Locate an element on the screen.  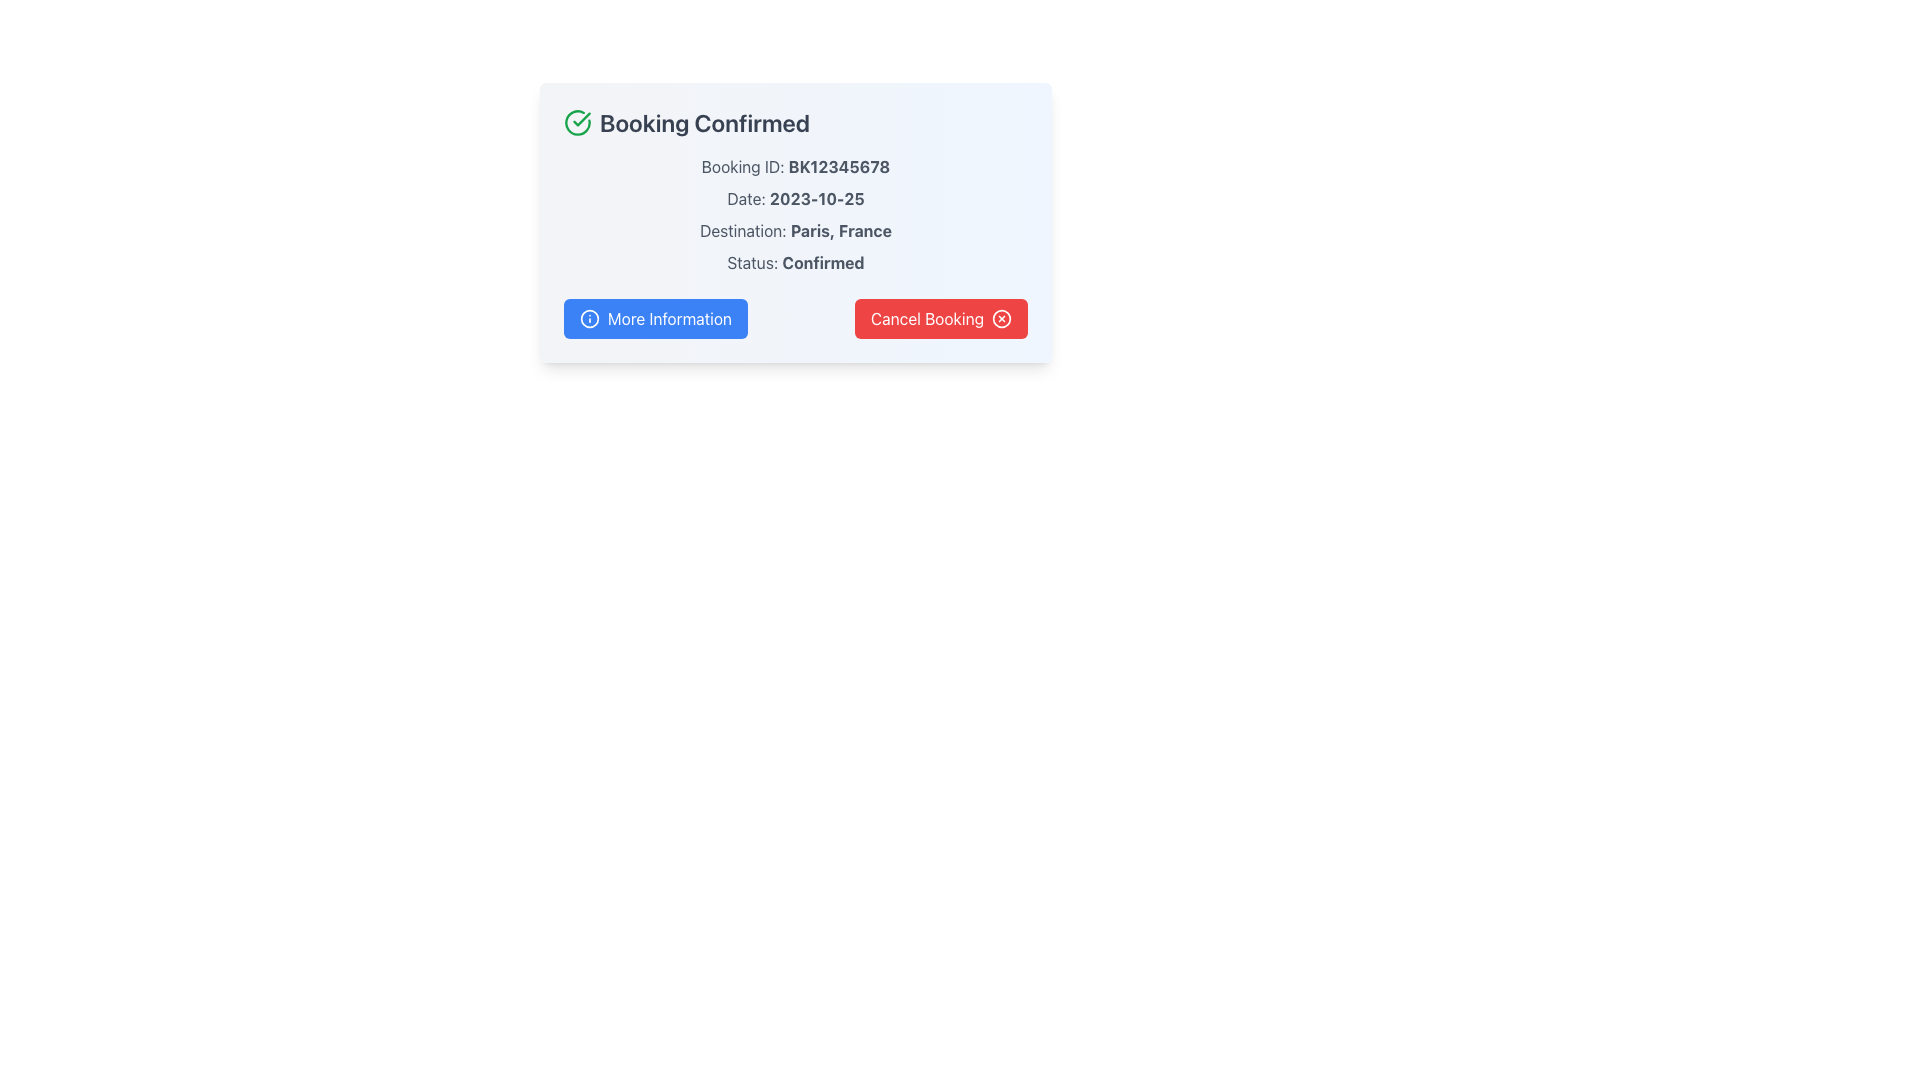
the static informational text display that shows booking details, including Booking ID, Date, Destination, and Status, located just below the title 'Booking Confirmed' is located at coordinates (795, 215).